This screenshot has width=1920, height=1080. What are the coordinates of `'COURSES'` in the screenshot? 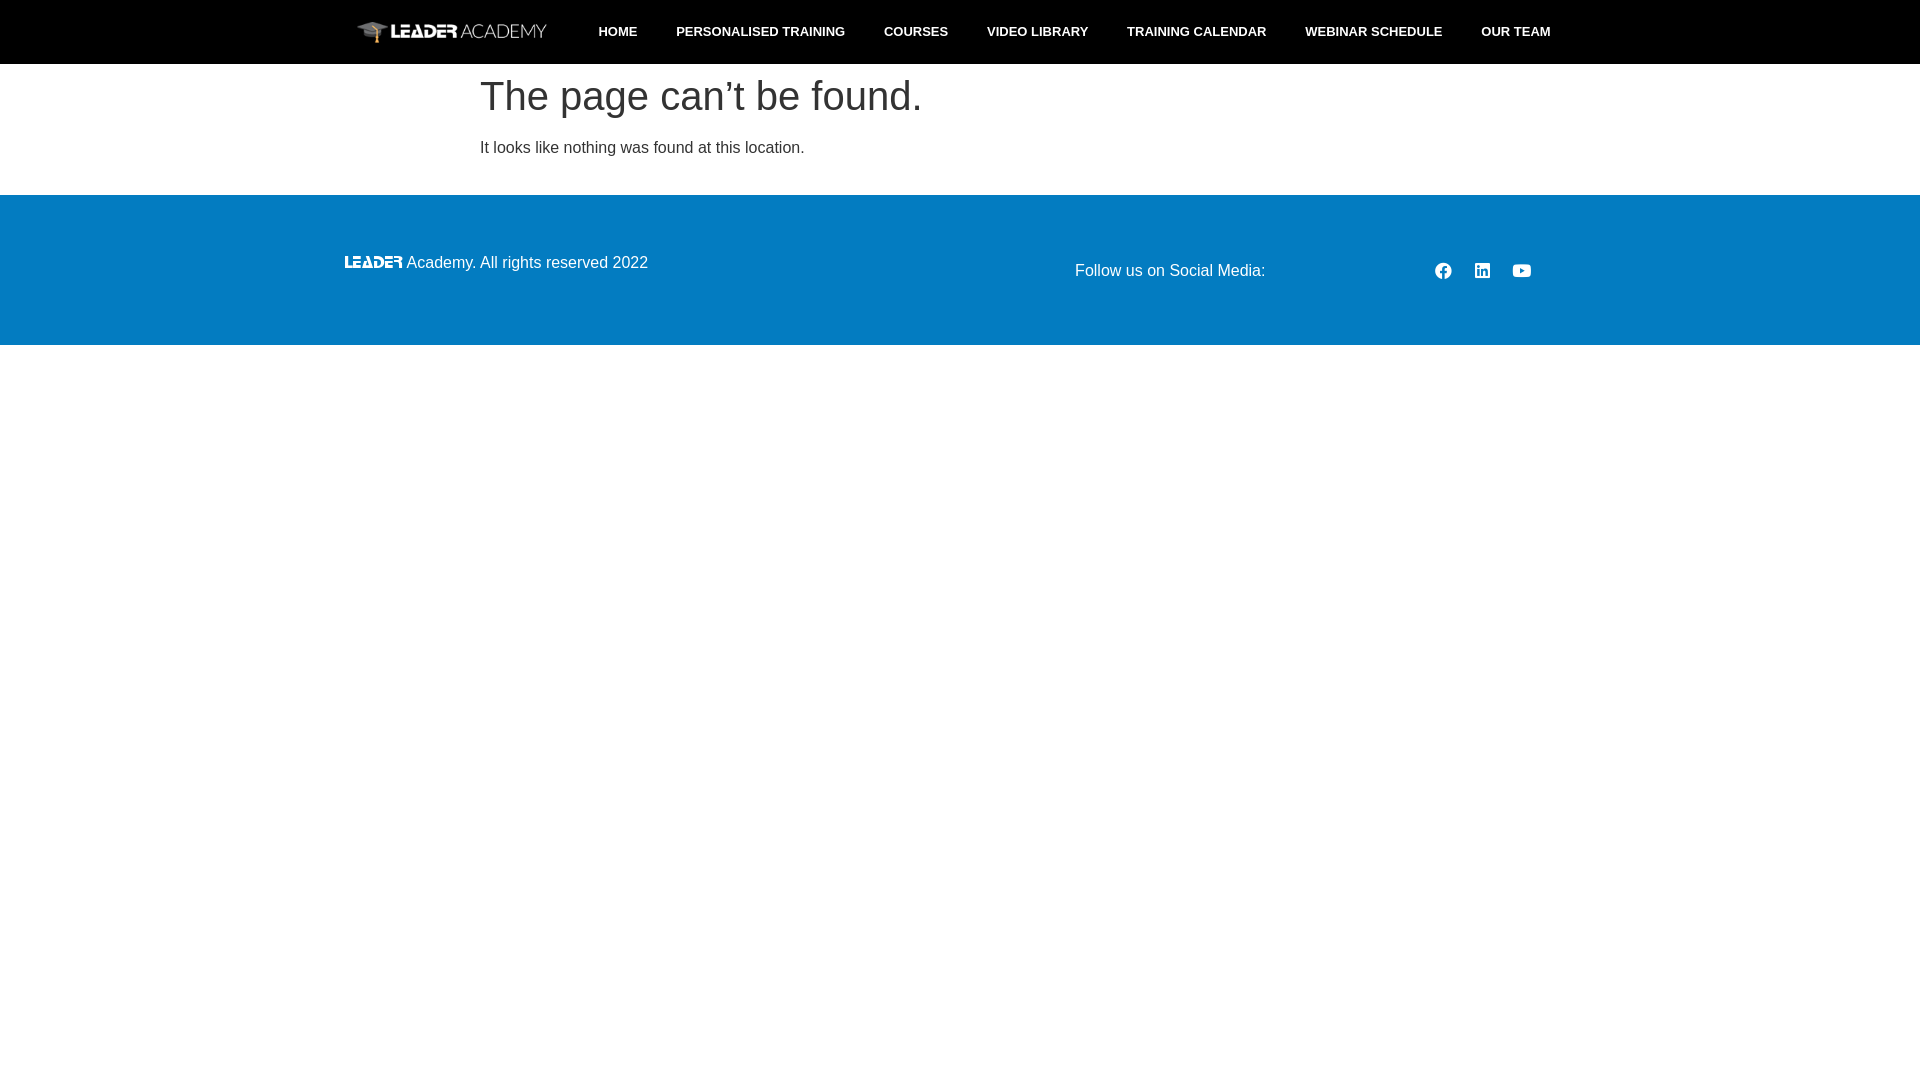 It's located at (864, 31).